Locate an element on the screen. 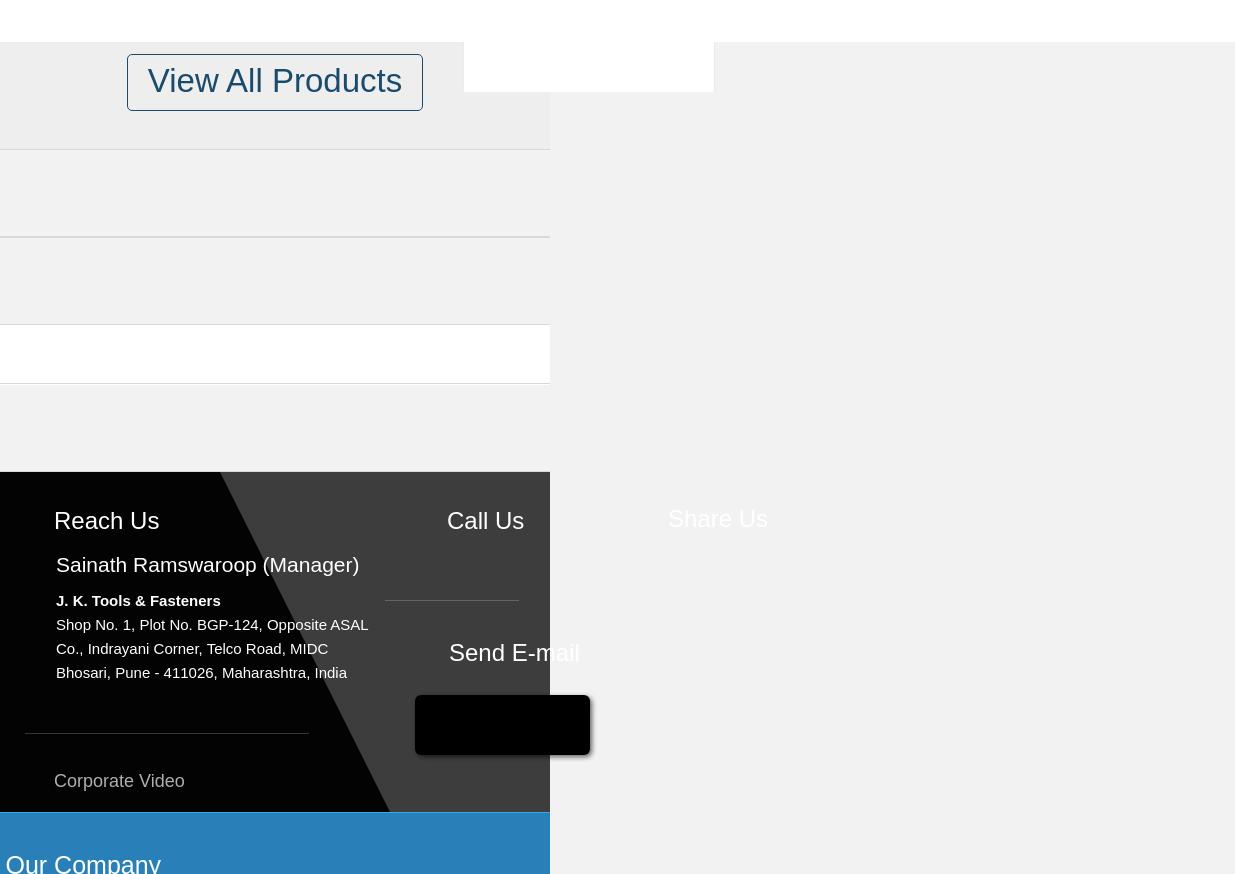 The width and height of the screenshot is (1235, 874). 'Shop No. 1, Plot No. BGP-124, Opposite ASAL Co., Indrayani Corner, Telco Road, MIDC' is located at coordinates (212, 635).